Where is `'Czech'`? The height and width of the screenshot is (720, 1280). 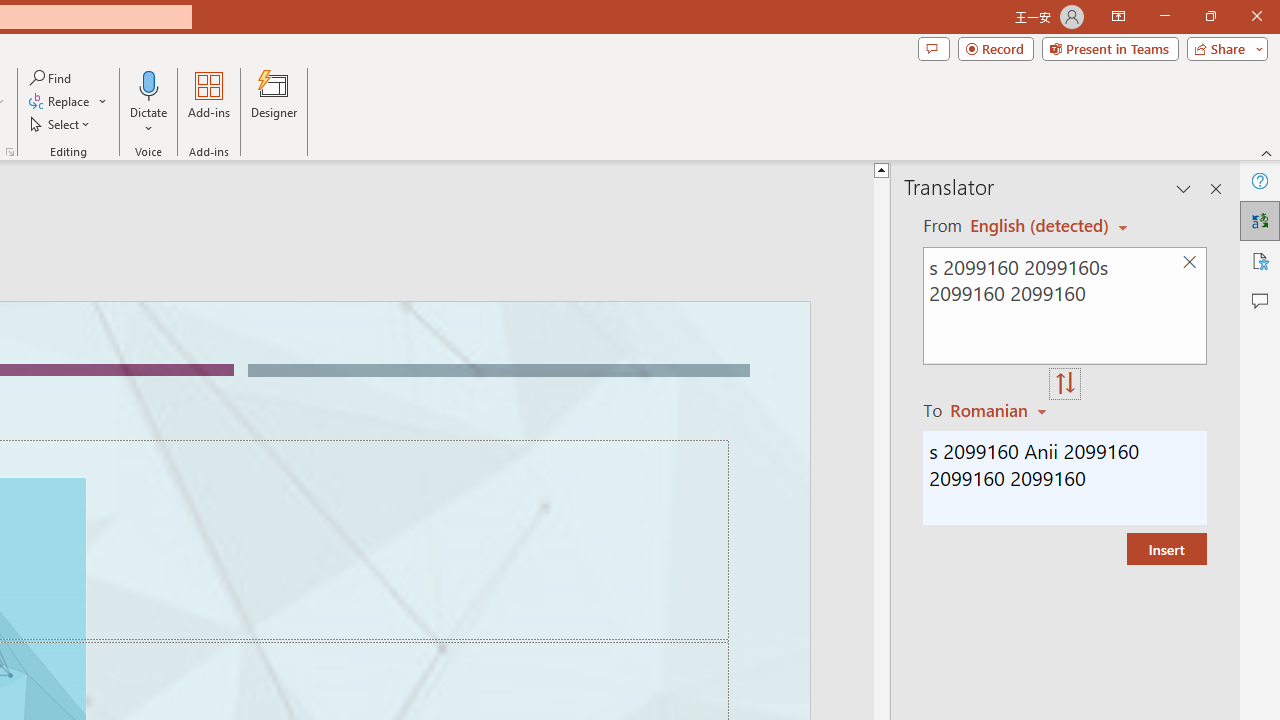 'Czech' is located at coordinates (1001, 409).